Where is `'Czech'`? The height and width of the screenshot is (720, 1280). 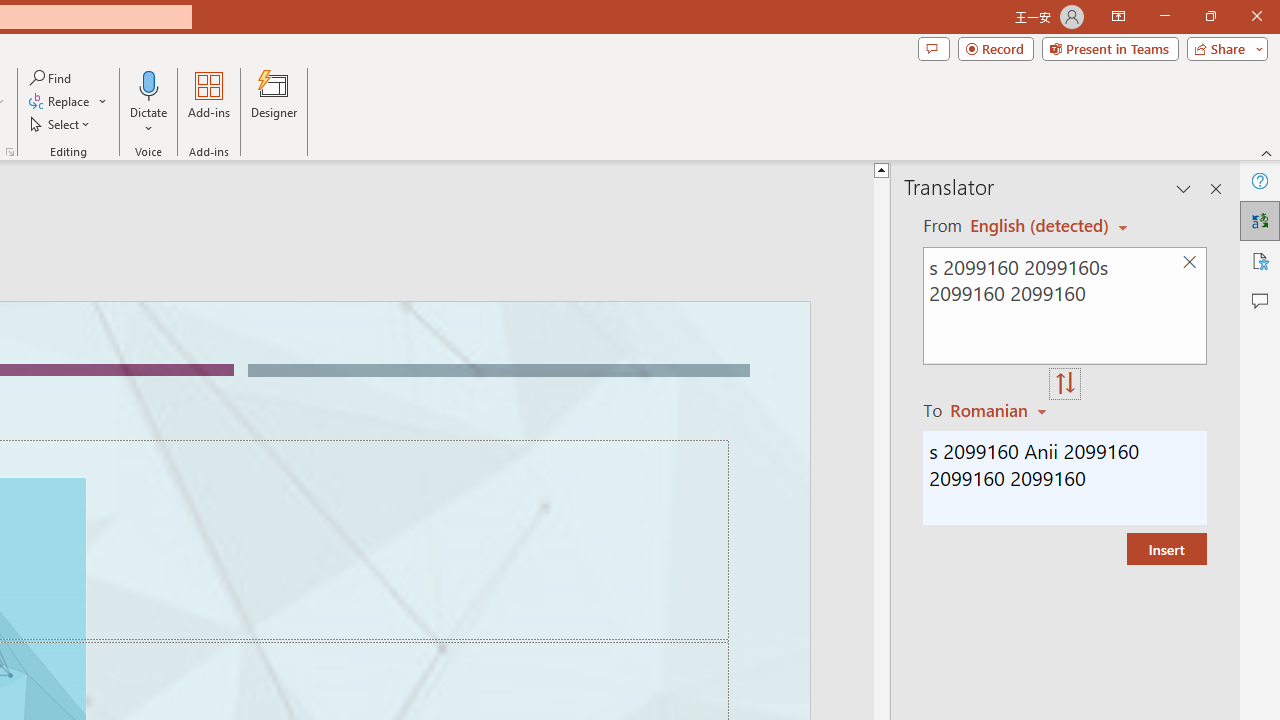 'Czech' is located at coordinates (1001, 409).